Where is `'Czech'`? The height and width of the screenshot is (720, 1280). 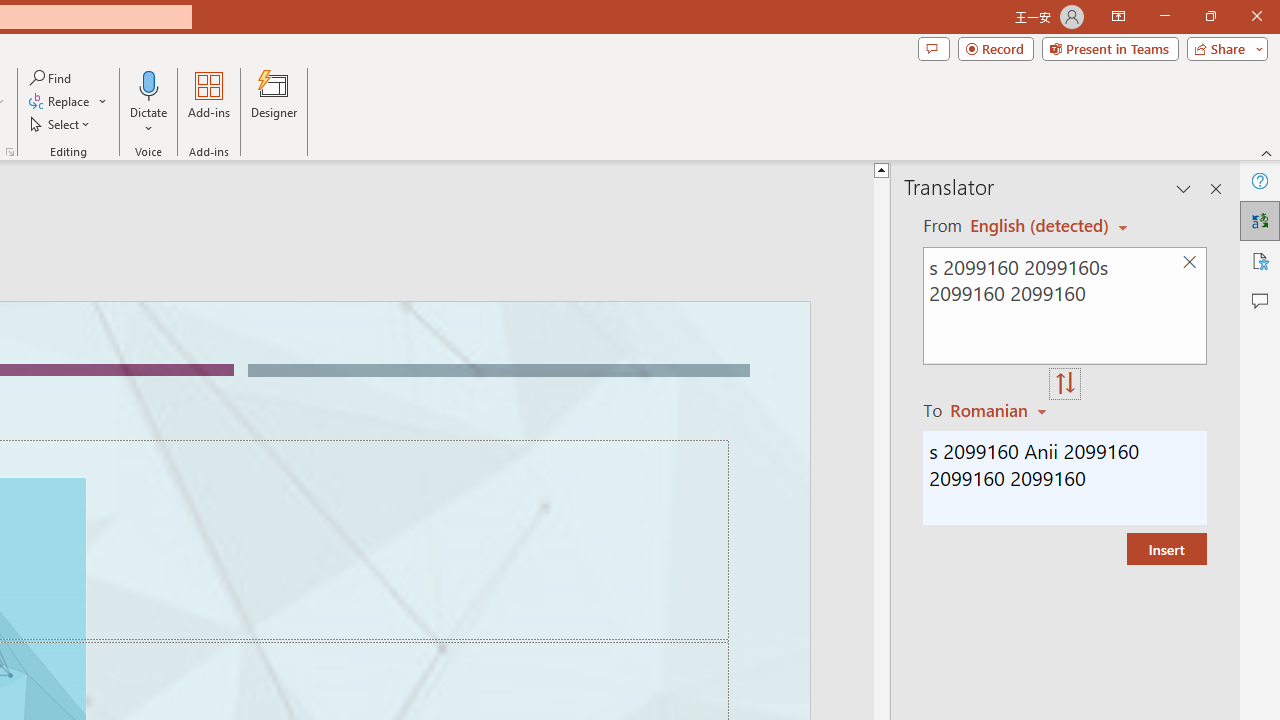 'Czech' is located at coordinates (1001, 409).